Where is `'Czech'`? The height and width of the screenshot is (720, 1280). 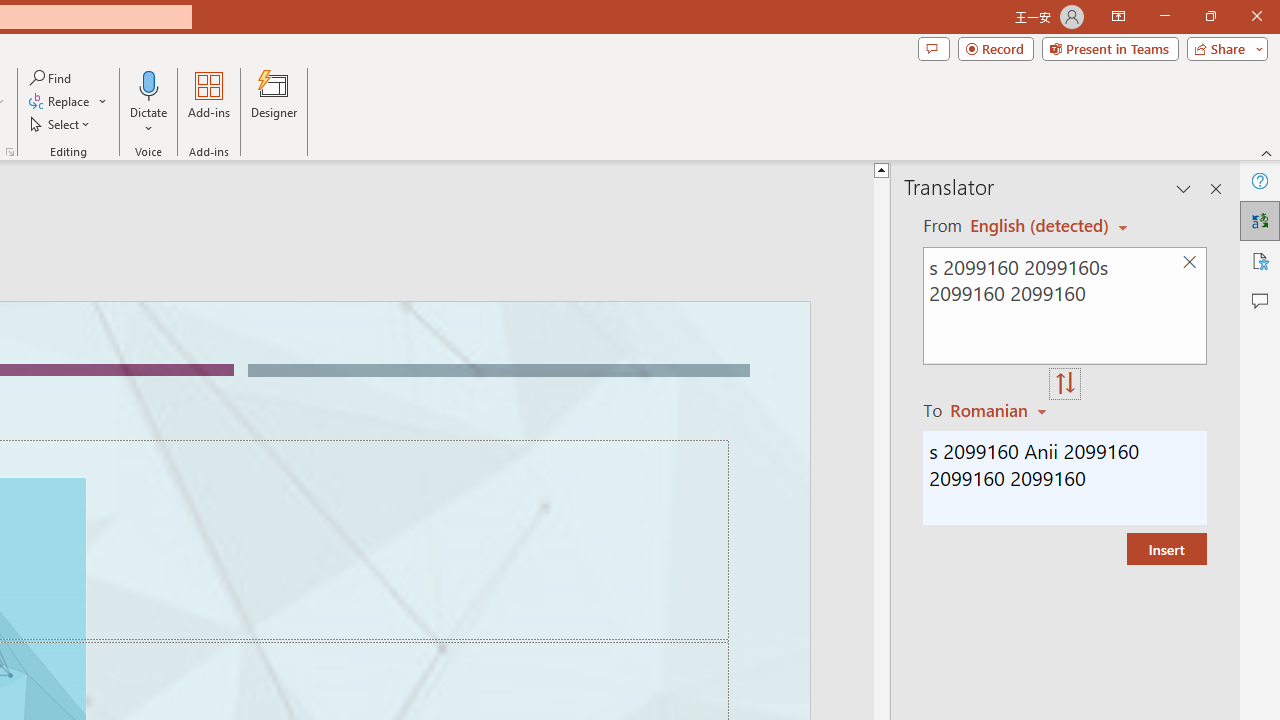 'Czech' is located at coordinates (1001, 409).